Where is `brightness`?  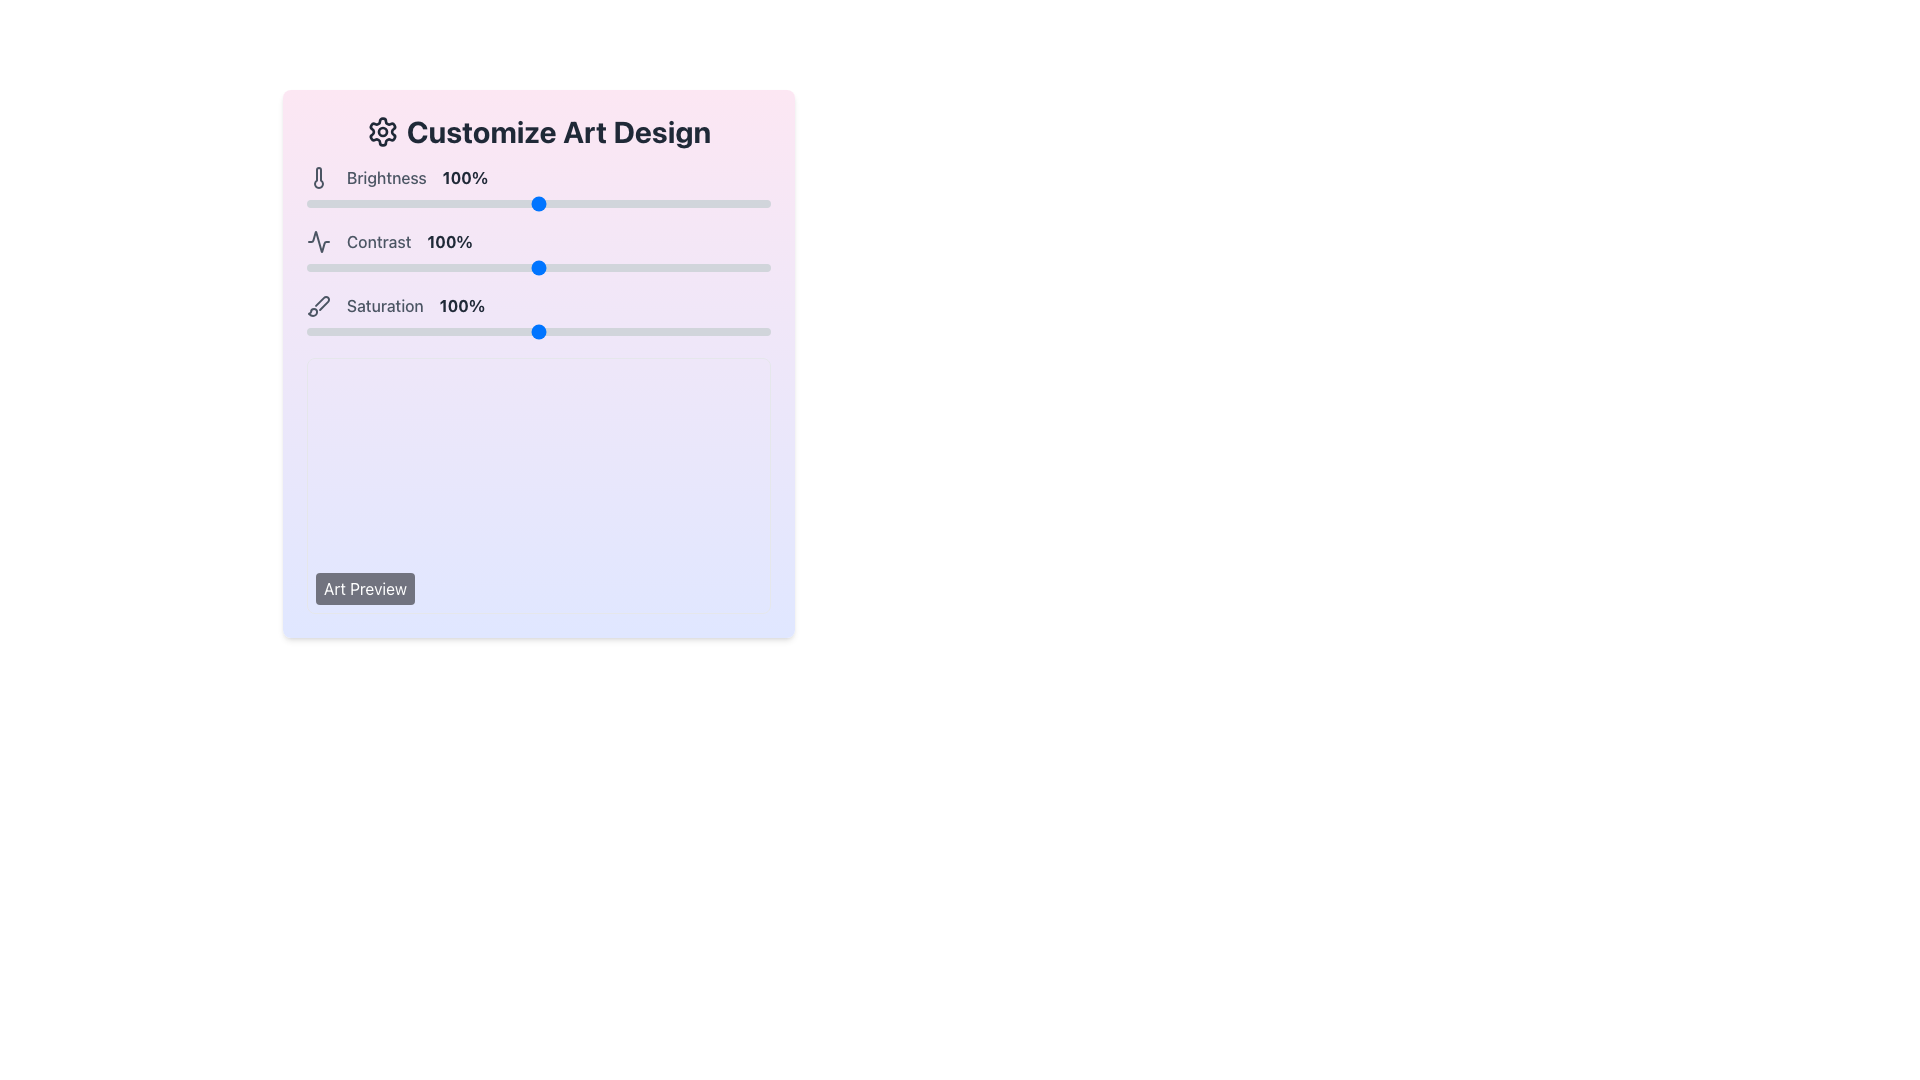
brightness is located at coordinates (575, 204).